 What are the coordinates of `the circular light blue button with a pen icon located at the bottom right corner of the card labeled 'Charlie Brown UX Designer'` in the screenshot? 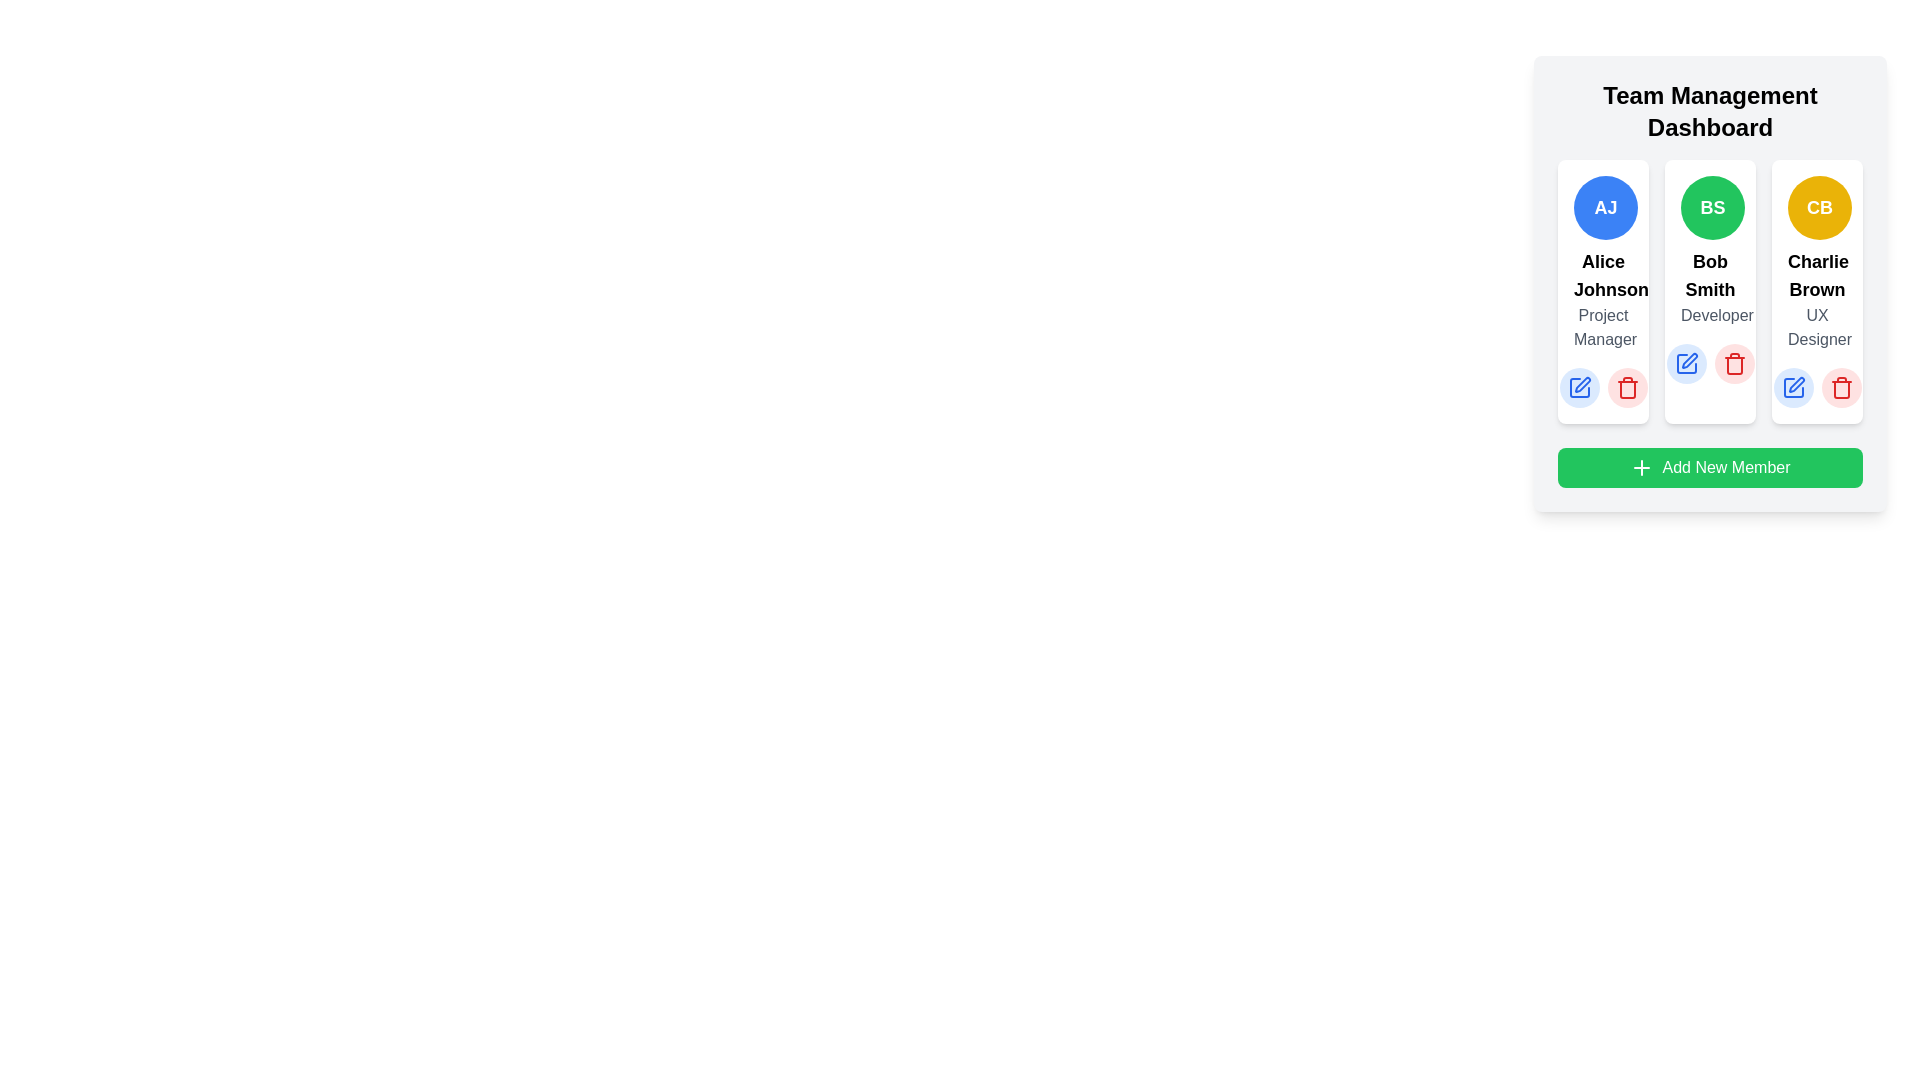 It's located at (1793, 388).